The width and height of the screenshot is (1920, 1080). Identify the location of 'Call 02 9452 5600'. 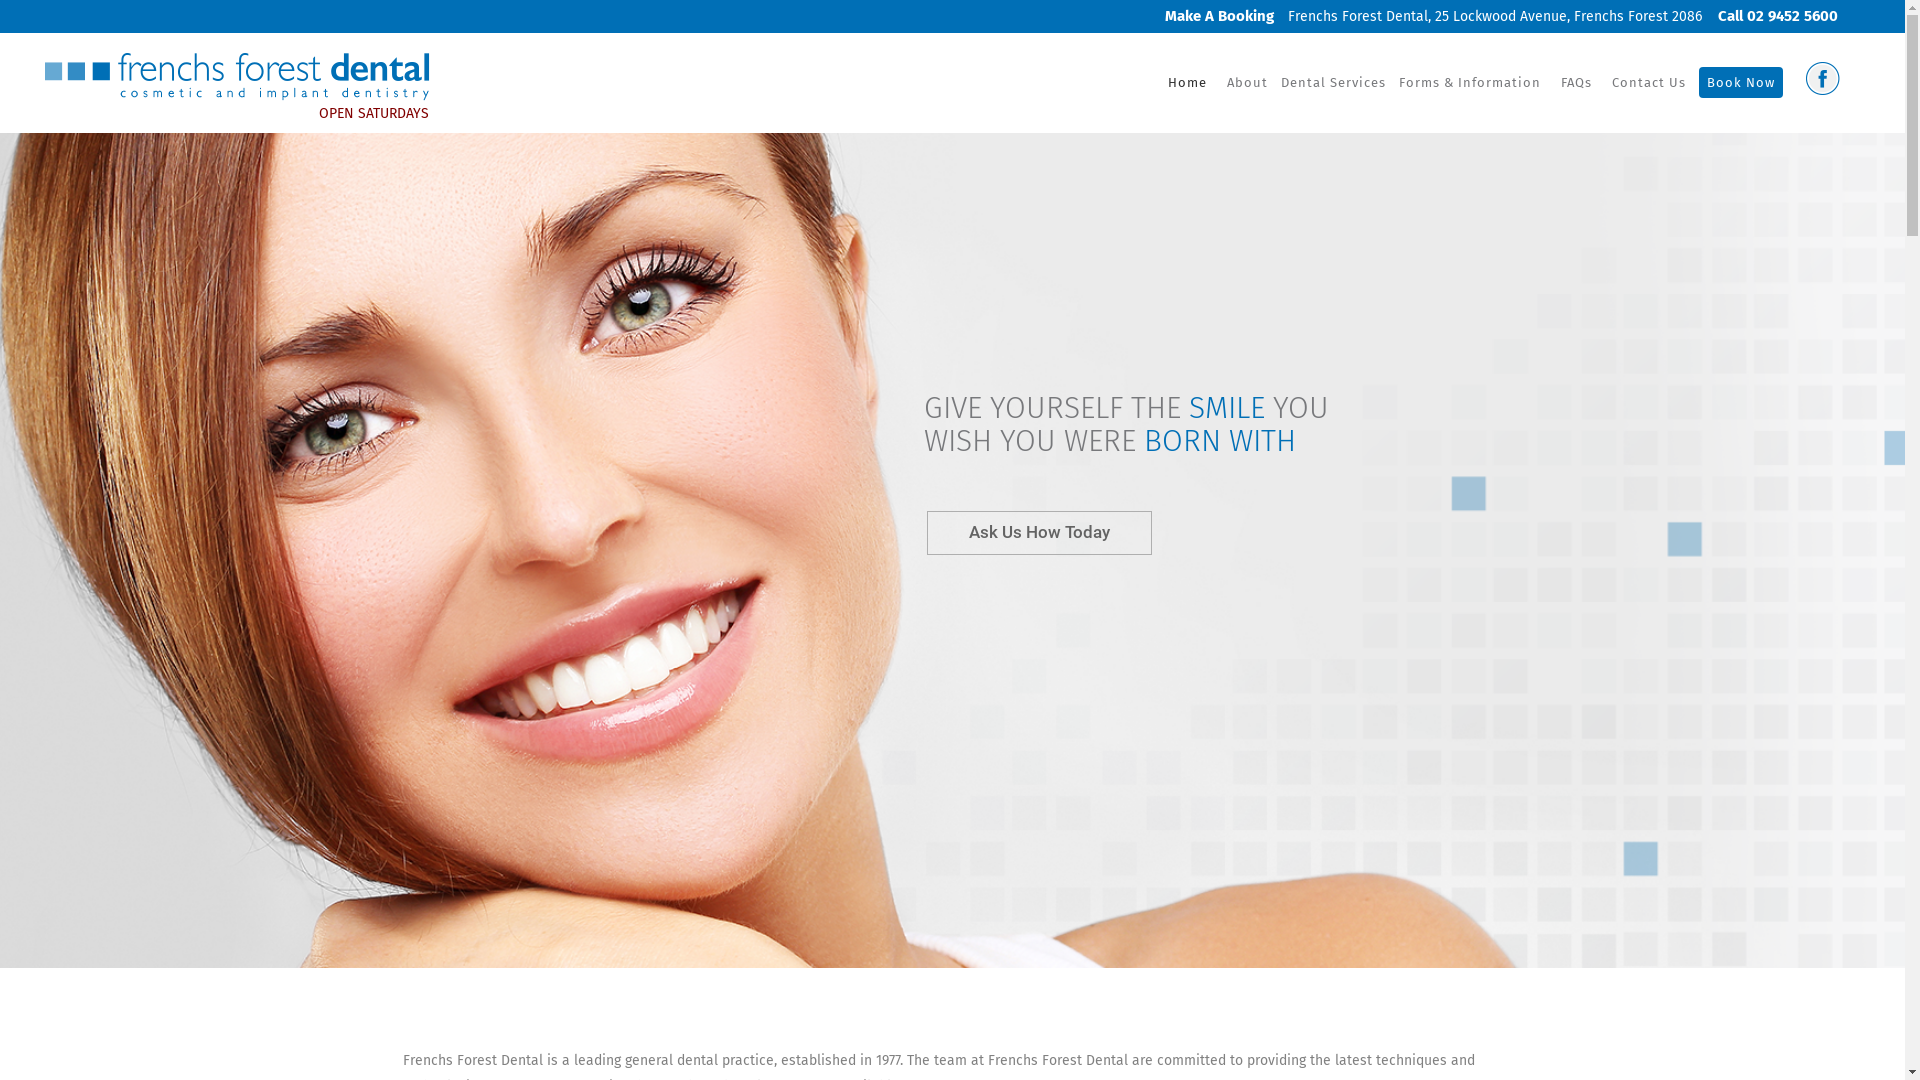
(1771, 15).